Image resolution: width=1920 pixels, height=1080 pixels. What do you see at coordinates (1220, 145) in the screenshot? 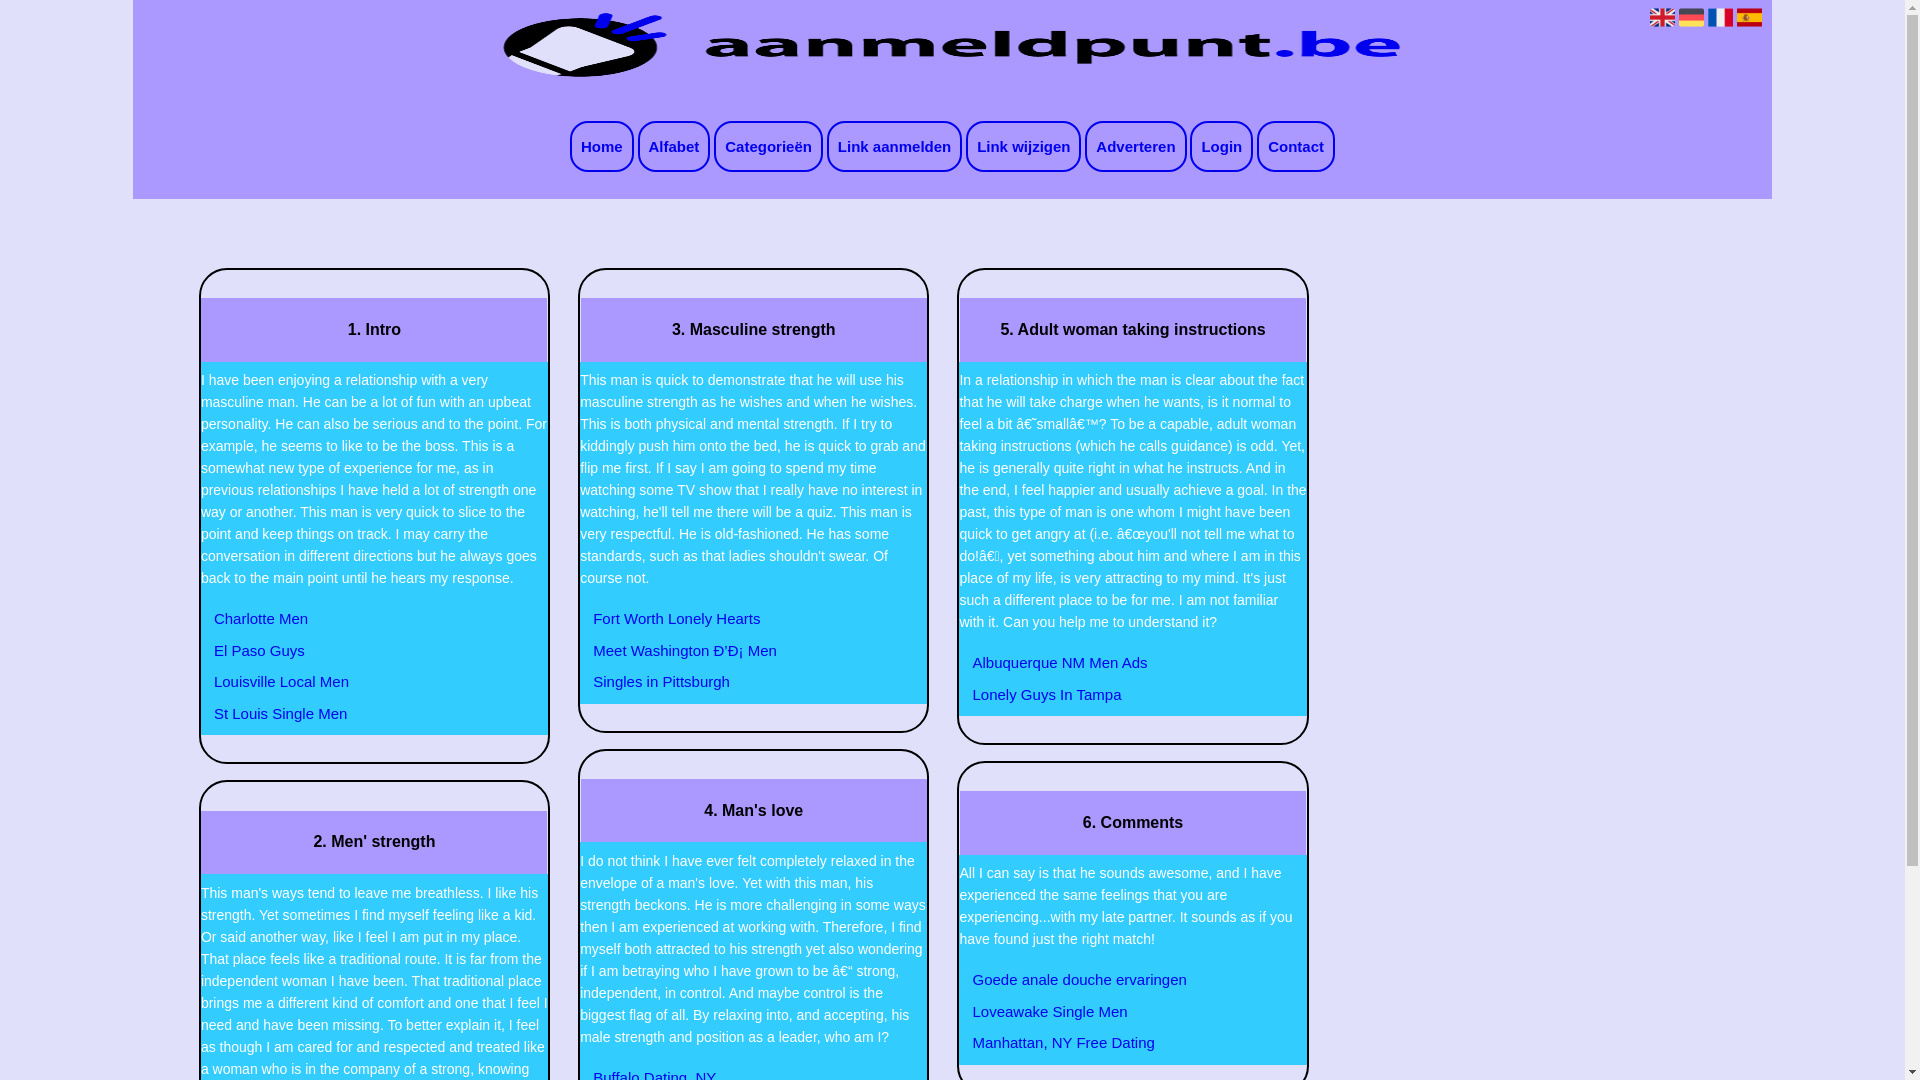
I see `'Login'` at bounding box center [1220, 145].